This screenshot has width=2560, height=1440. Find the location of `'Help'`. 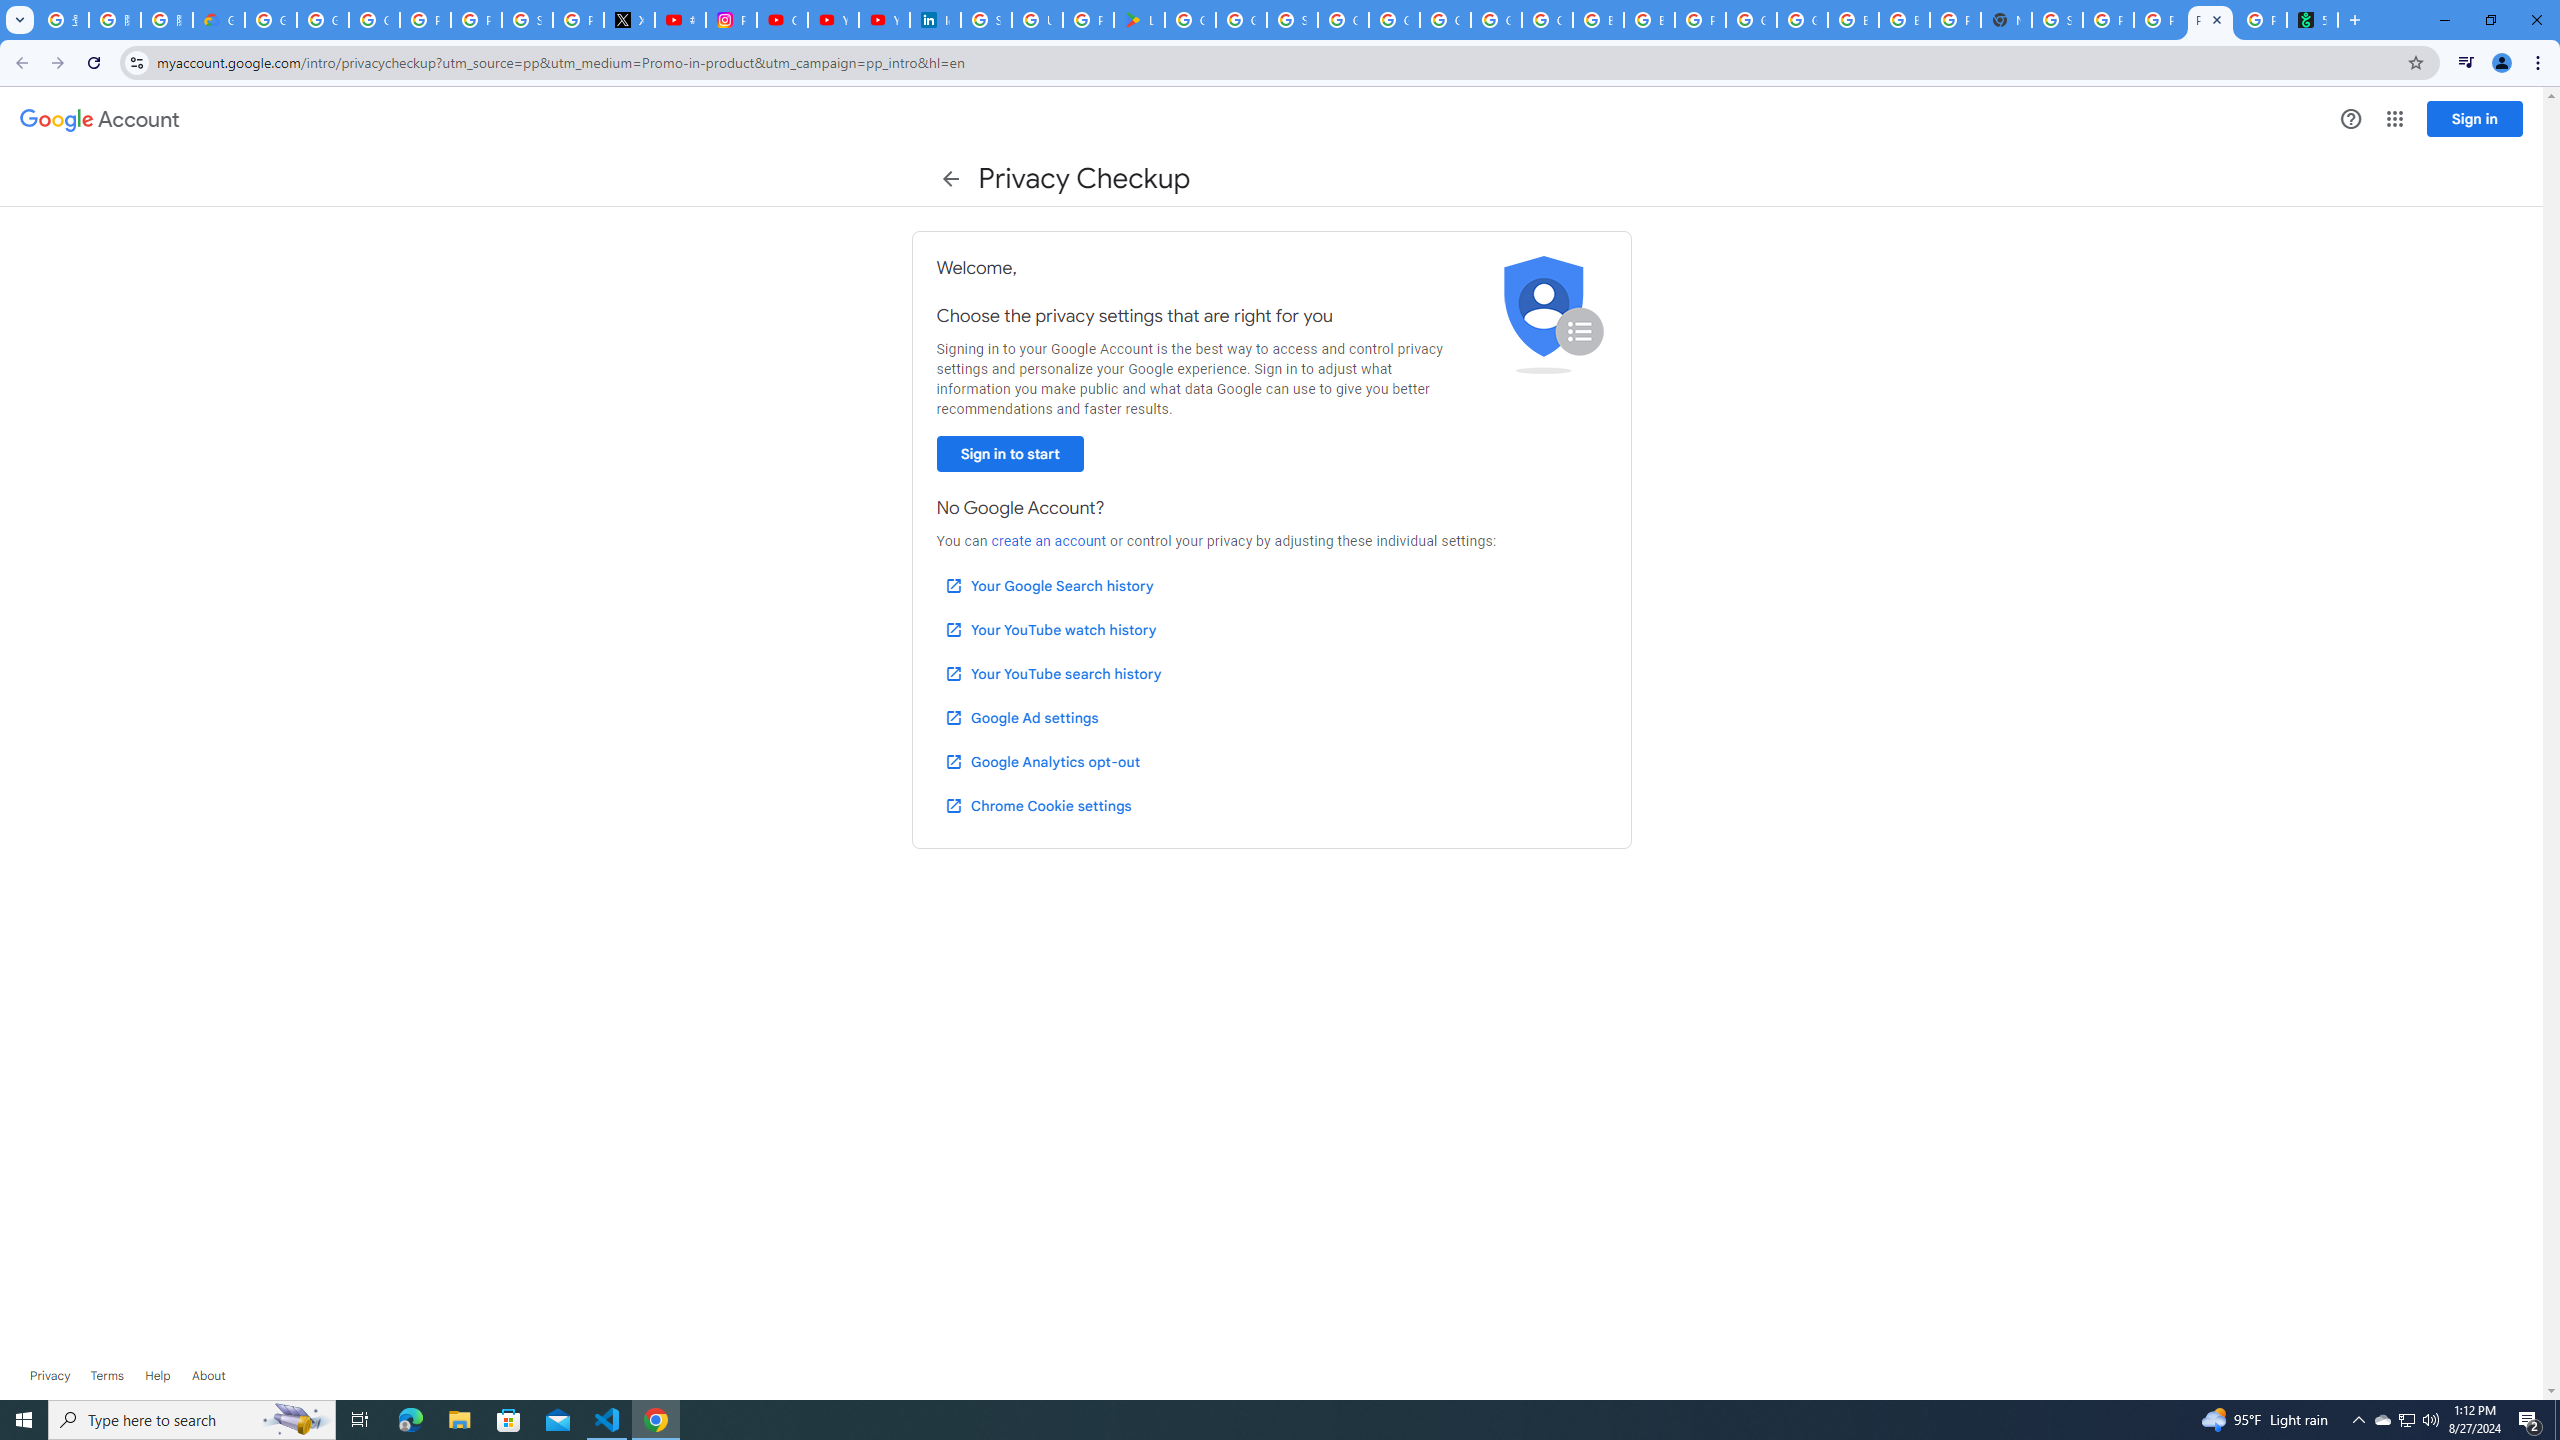

'Help' is located at coordinates (156, 1374).